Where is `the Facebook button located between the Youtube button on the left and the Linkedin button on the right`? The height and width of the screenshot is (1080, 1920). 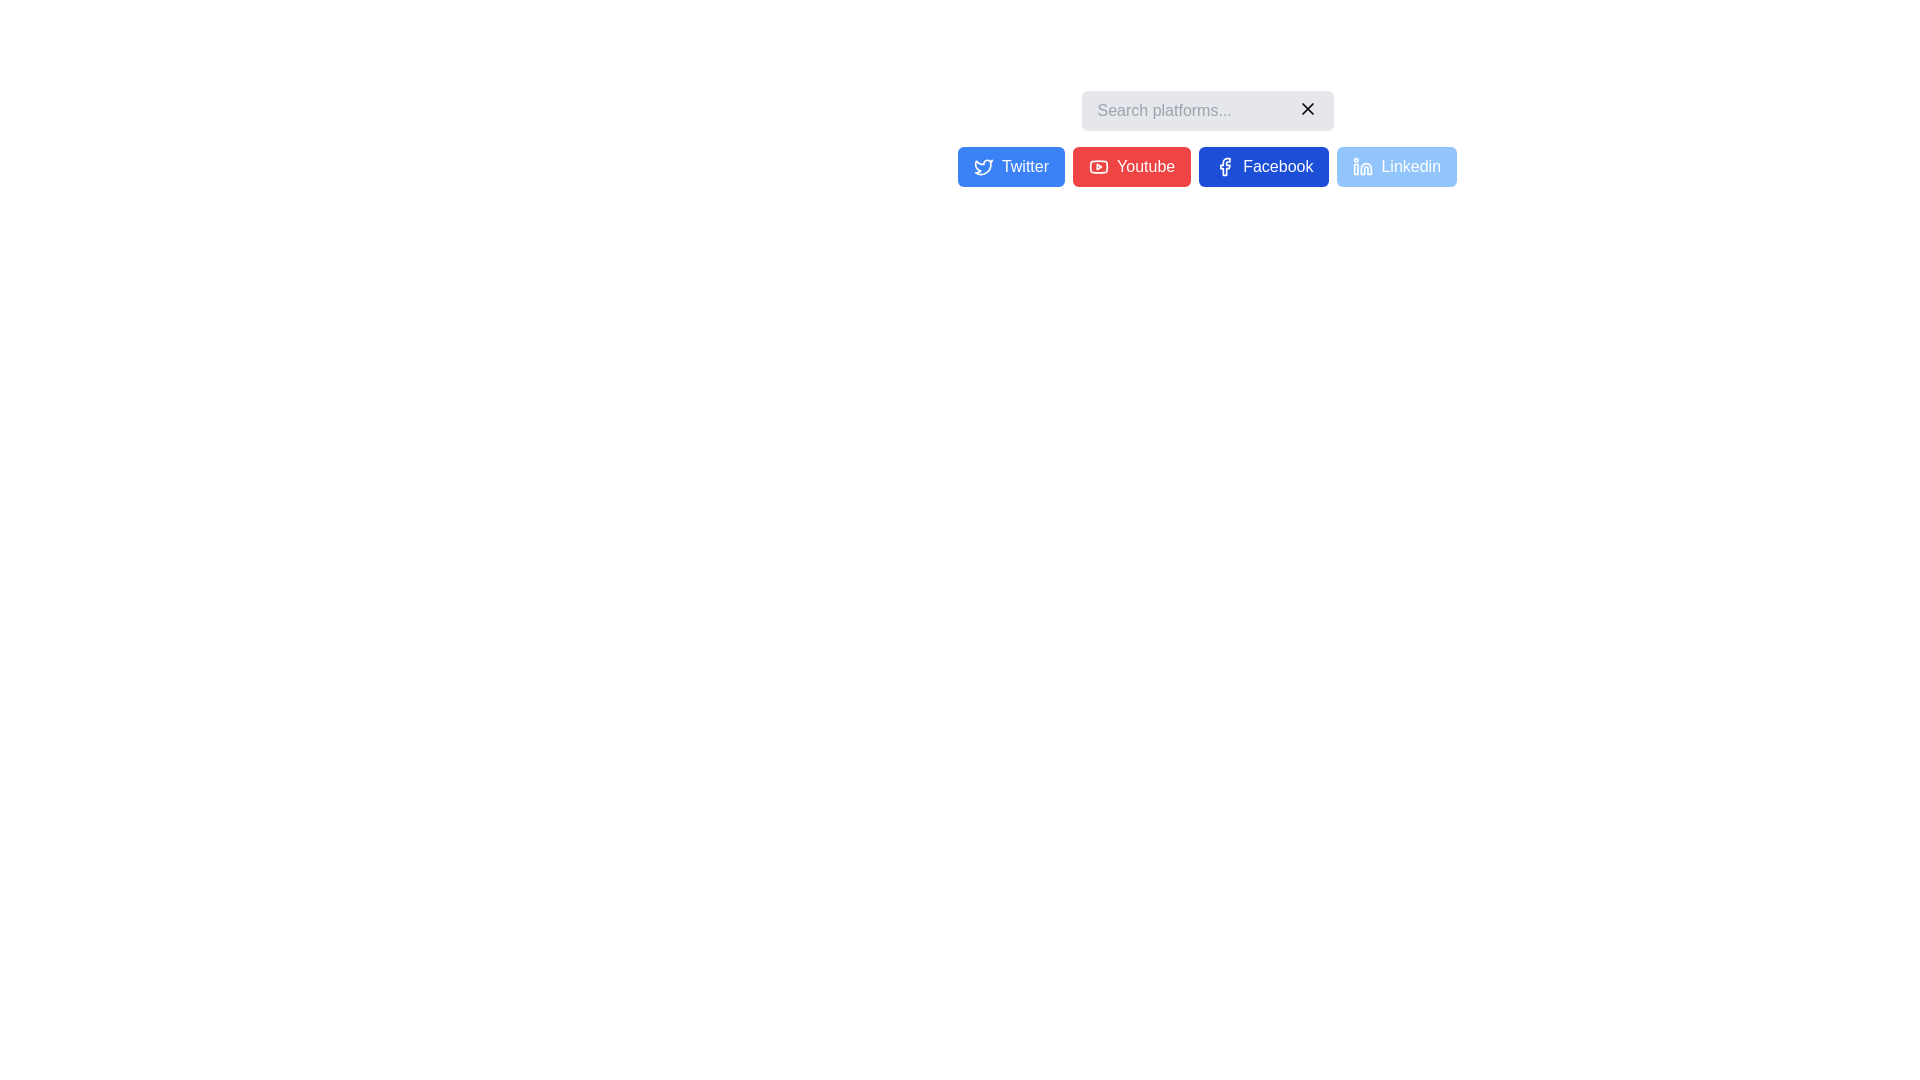
the Facebook button located between the Youtube button on the left and the Linkedin button on the right is located at coordinates (1262, 165).